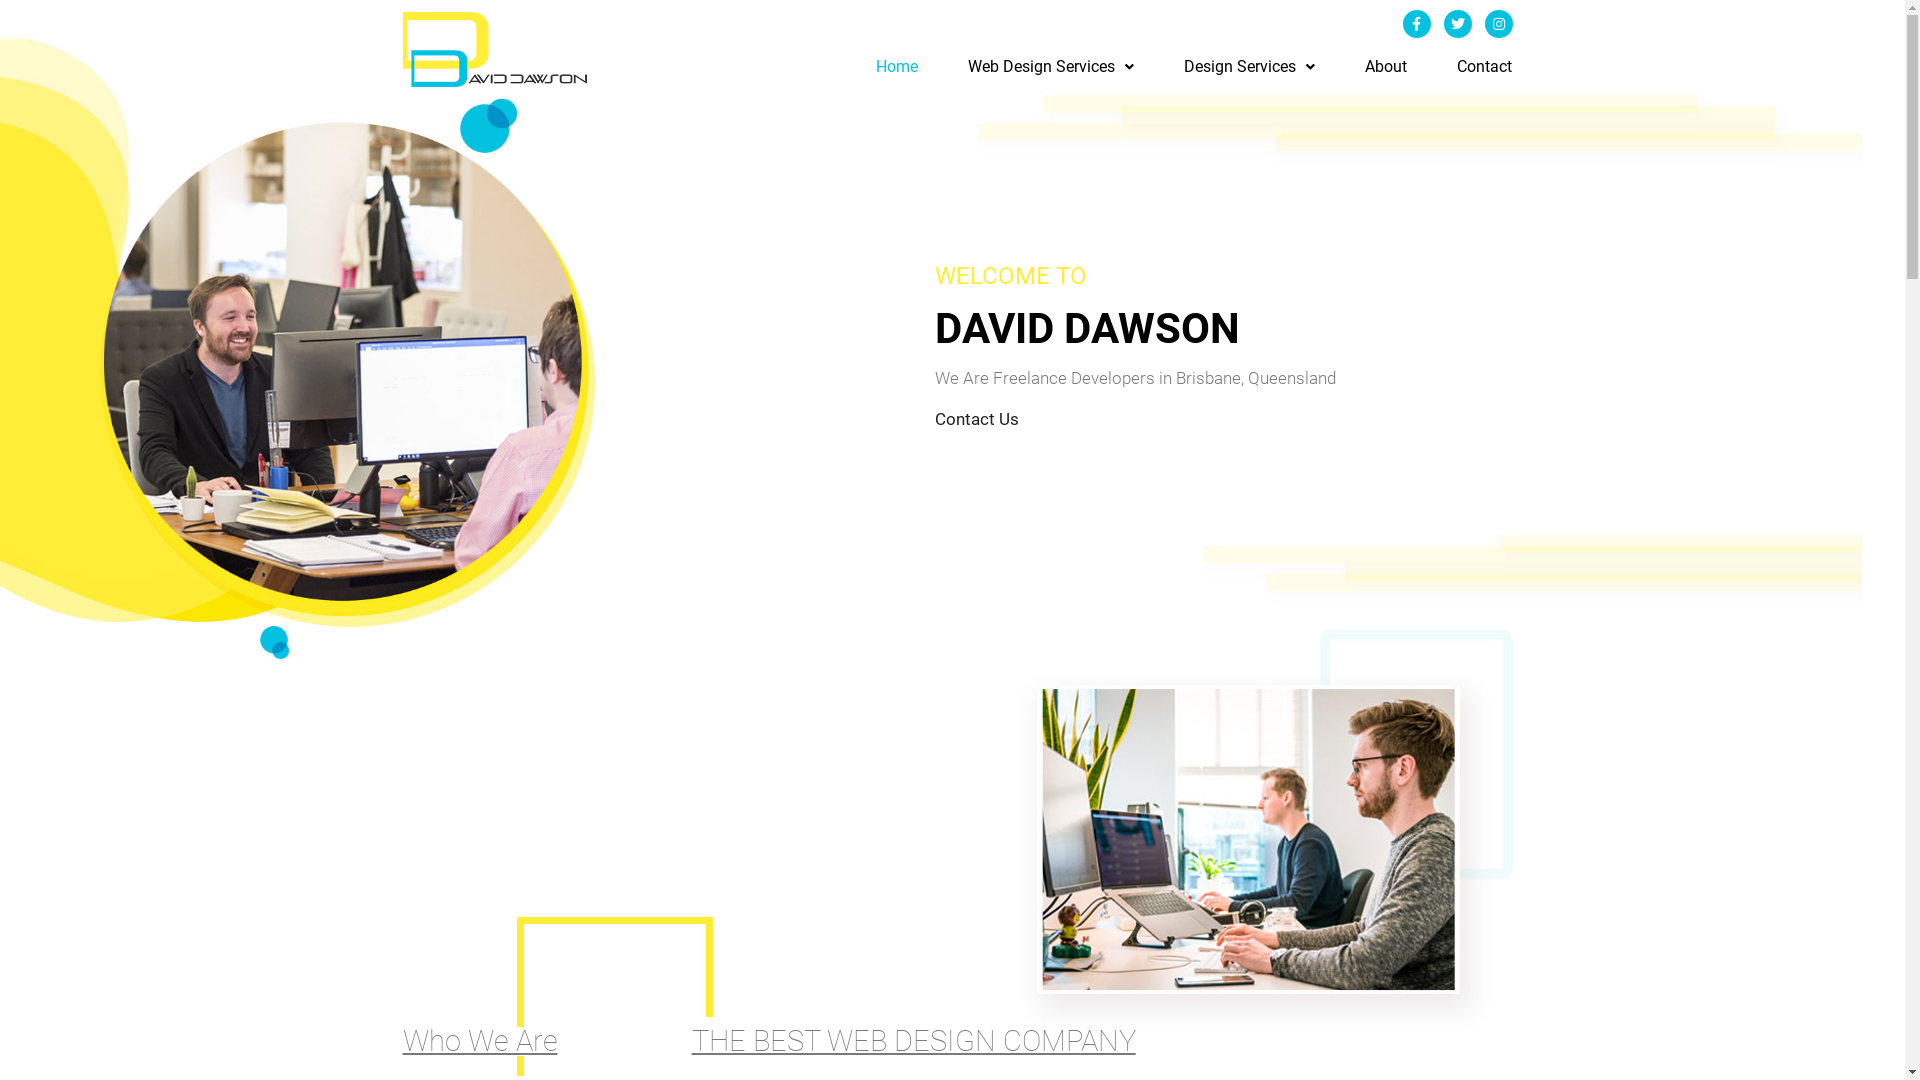 This screenshot has height=1080, width=1920. I want to click on 'Home', so click(896, 65).